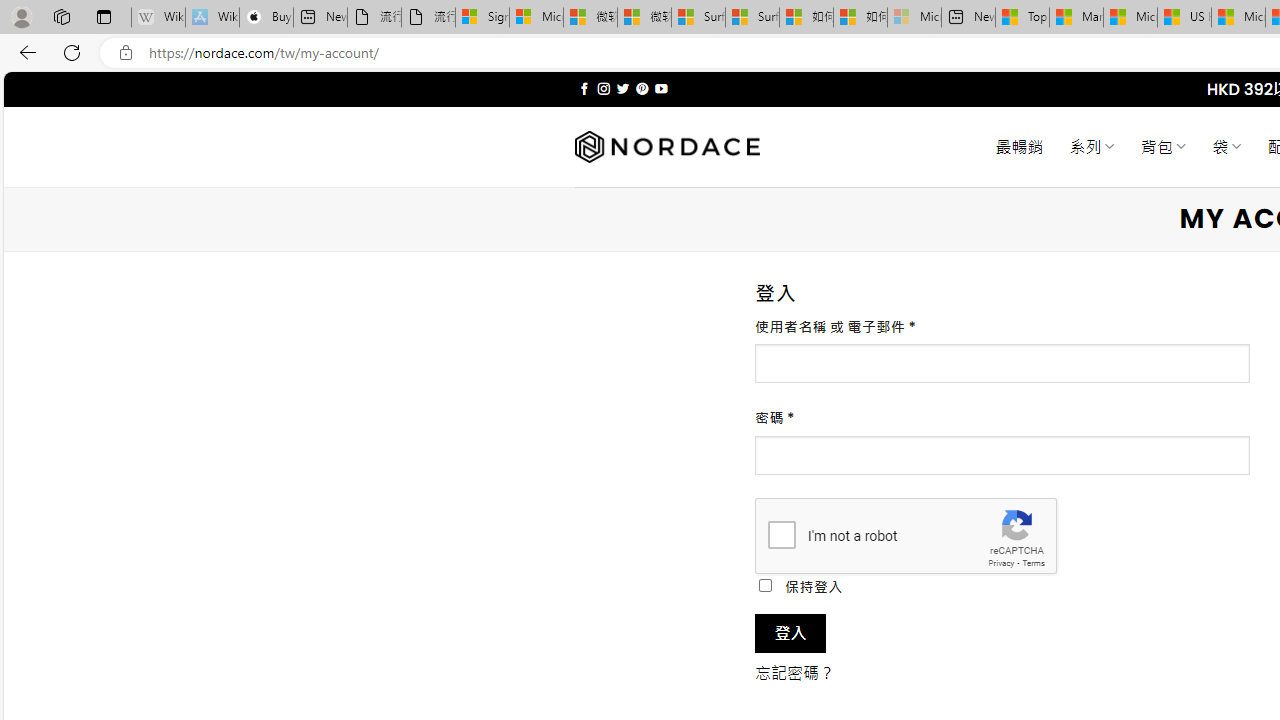  I want to click on 'Top Stories - MSN', so click(1022, 17).